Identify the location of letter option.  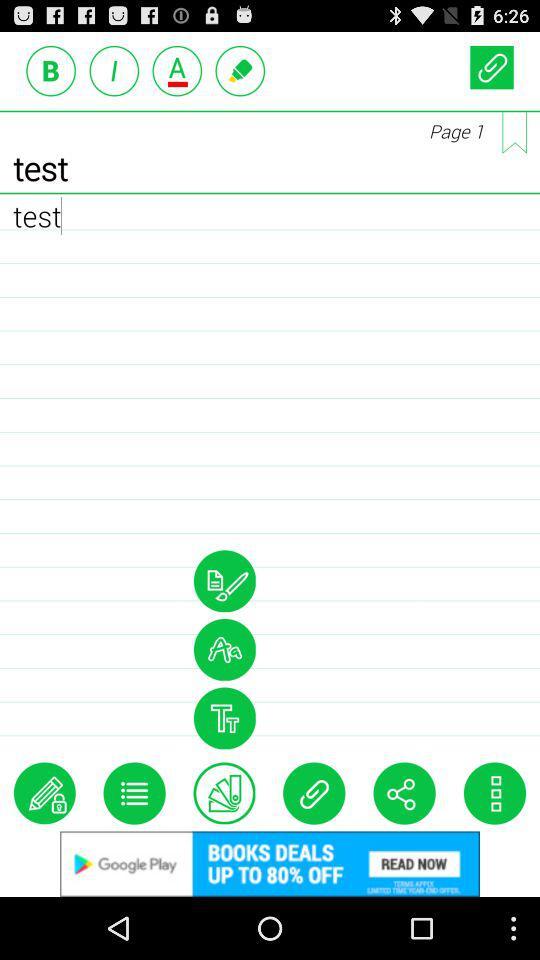
(177, 70).